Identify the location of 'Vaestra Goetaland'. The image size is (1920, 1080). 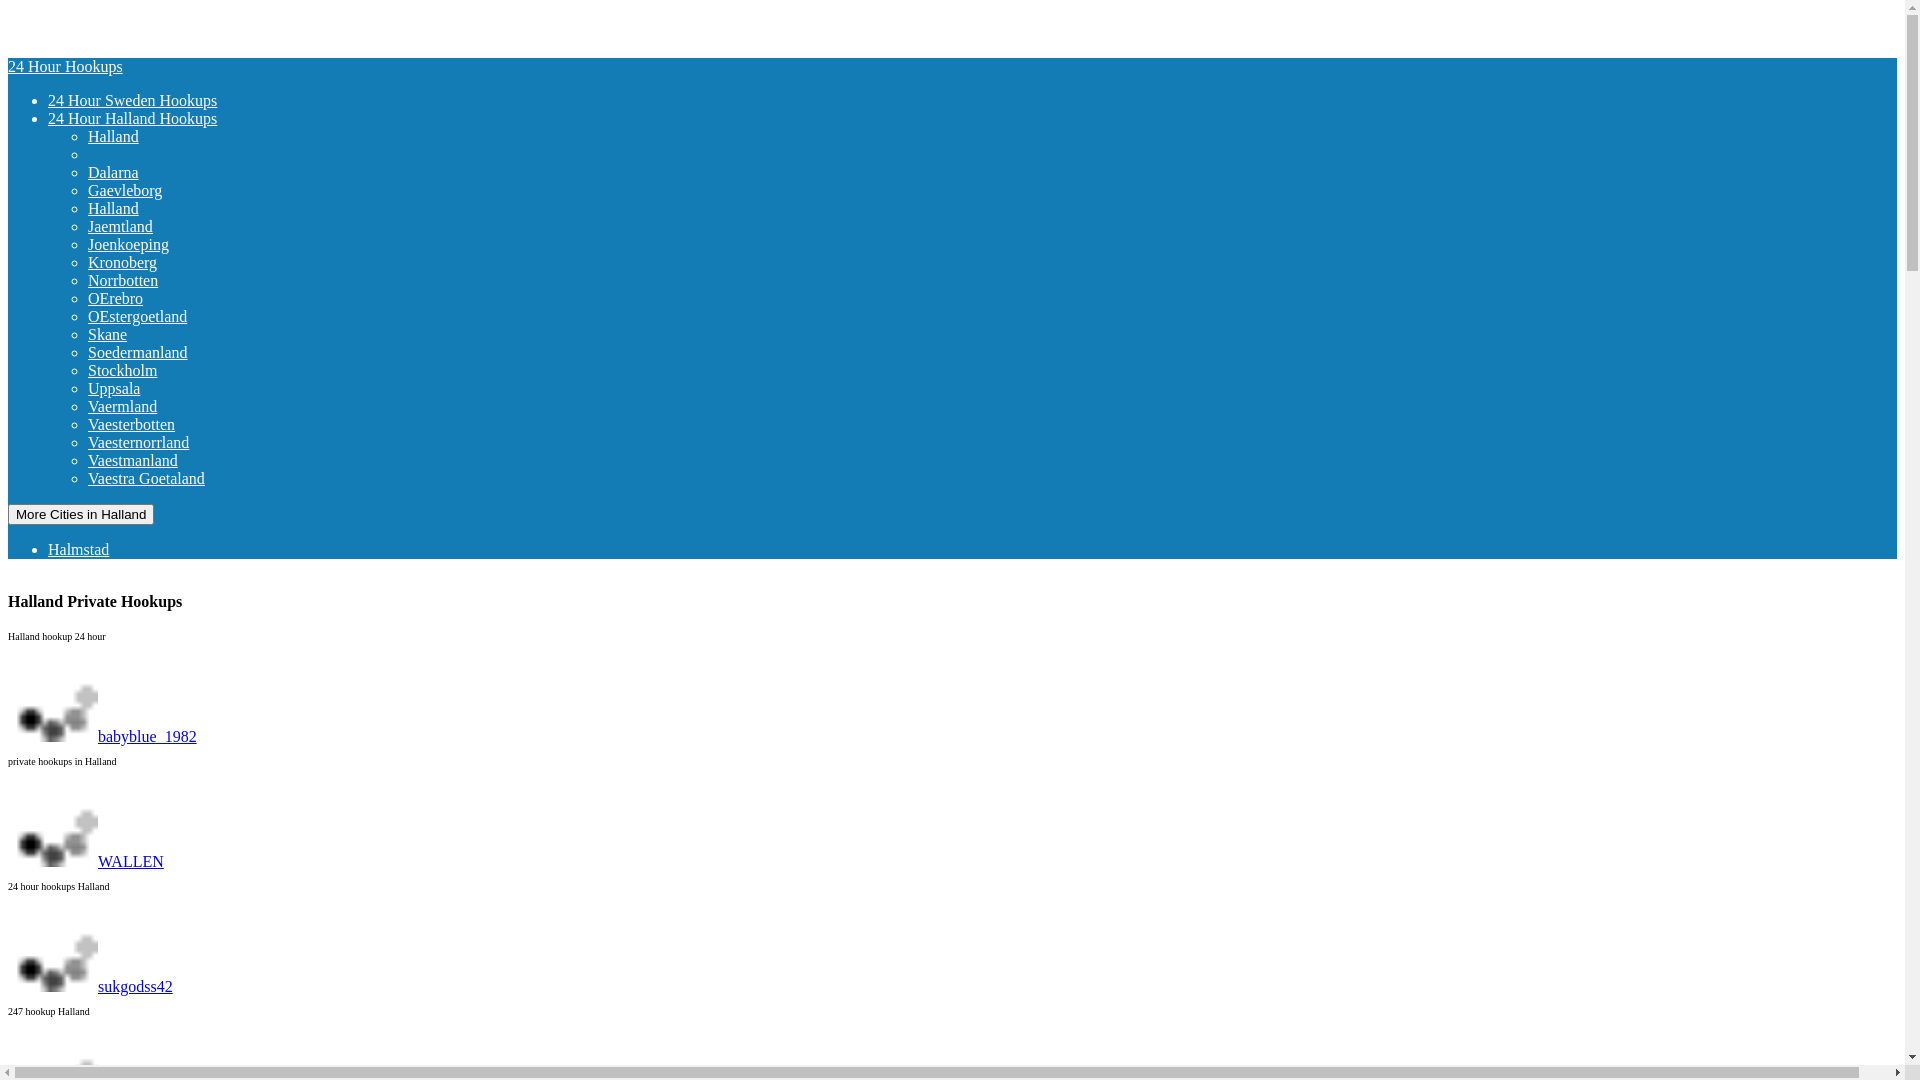
(181, 478).